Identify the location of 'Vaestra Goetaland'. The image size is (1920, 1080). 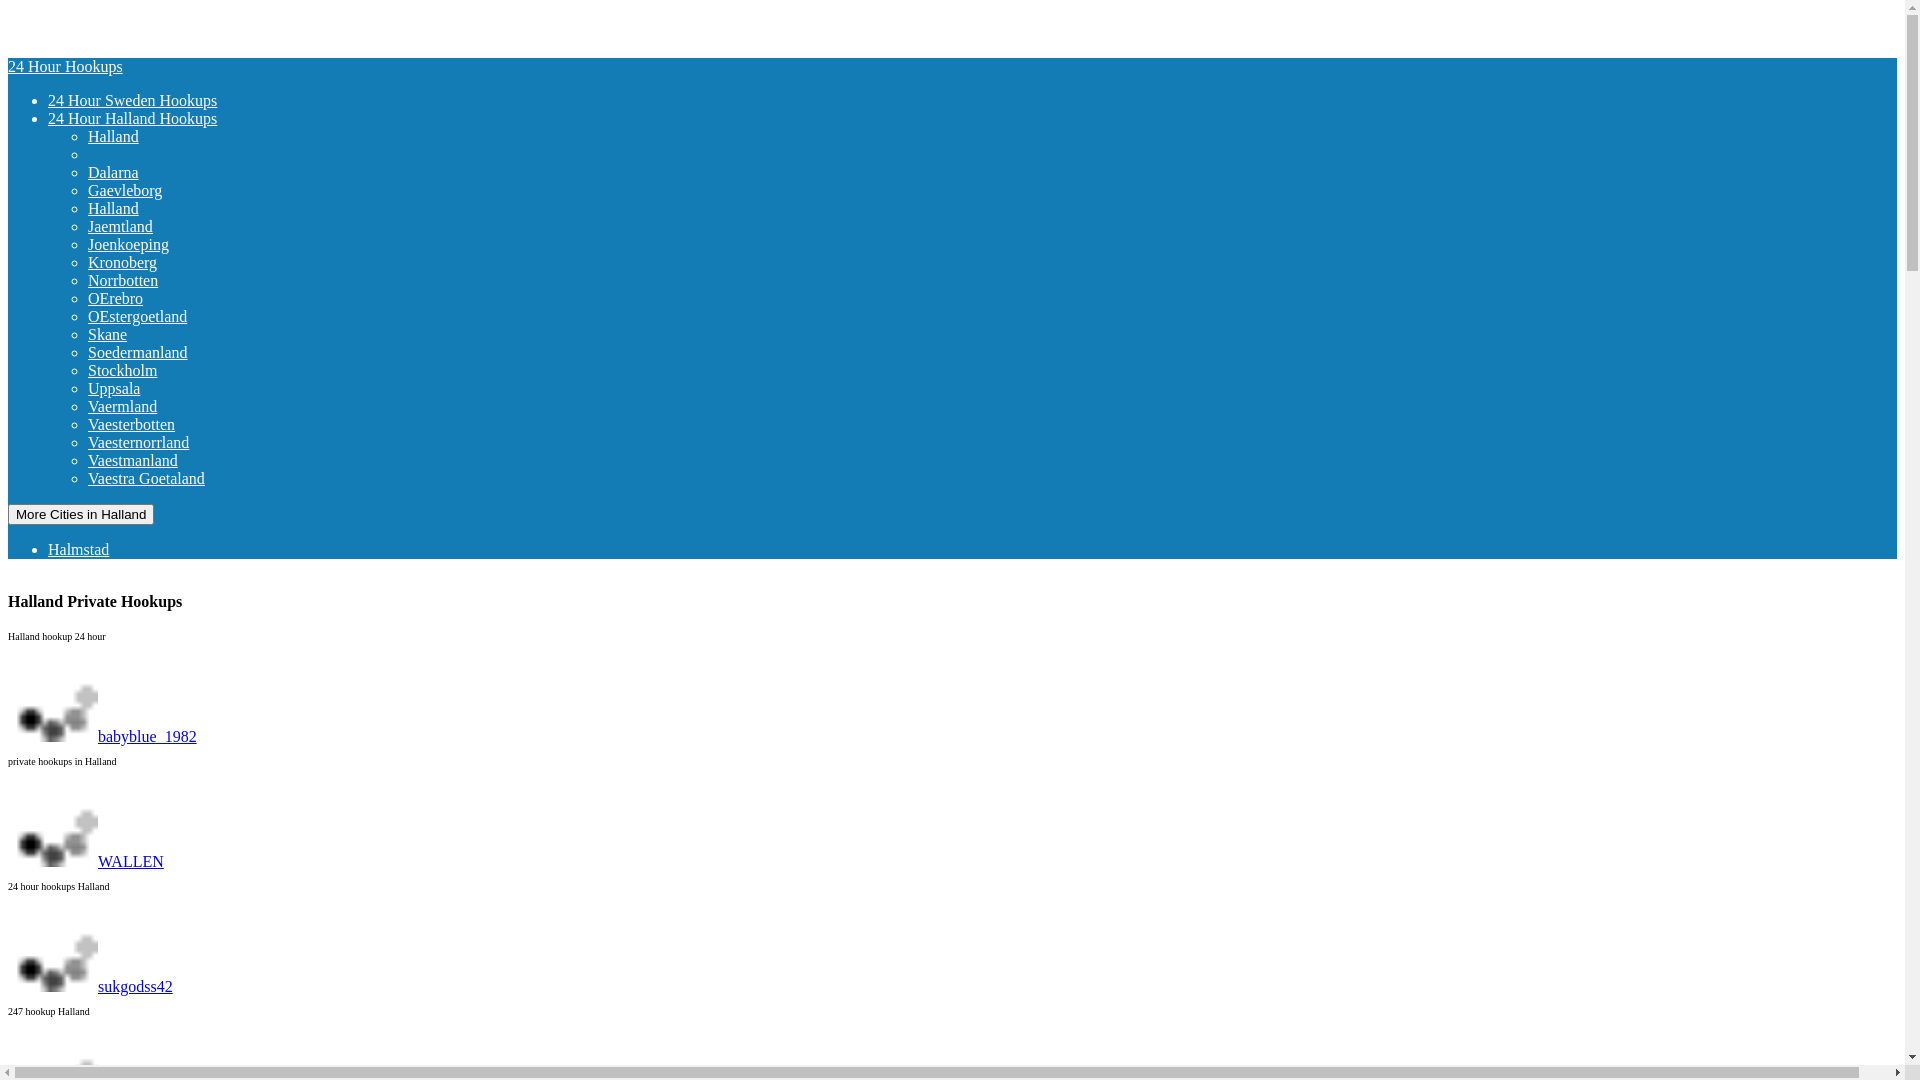
(181, 478).